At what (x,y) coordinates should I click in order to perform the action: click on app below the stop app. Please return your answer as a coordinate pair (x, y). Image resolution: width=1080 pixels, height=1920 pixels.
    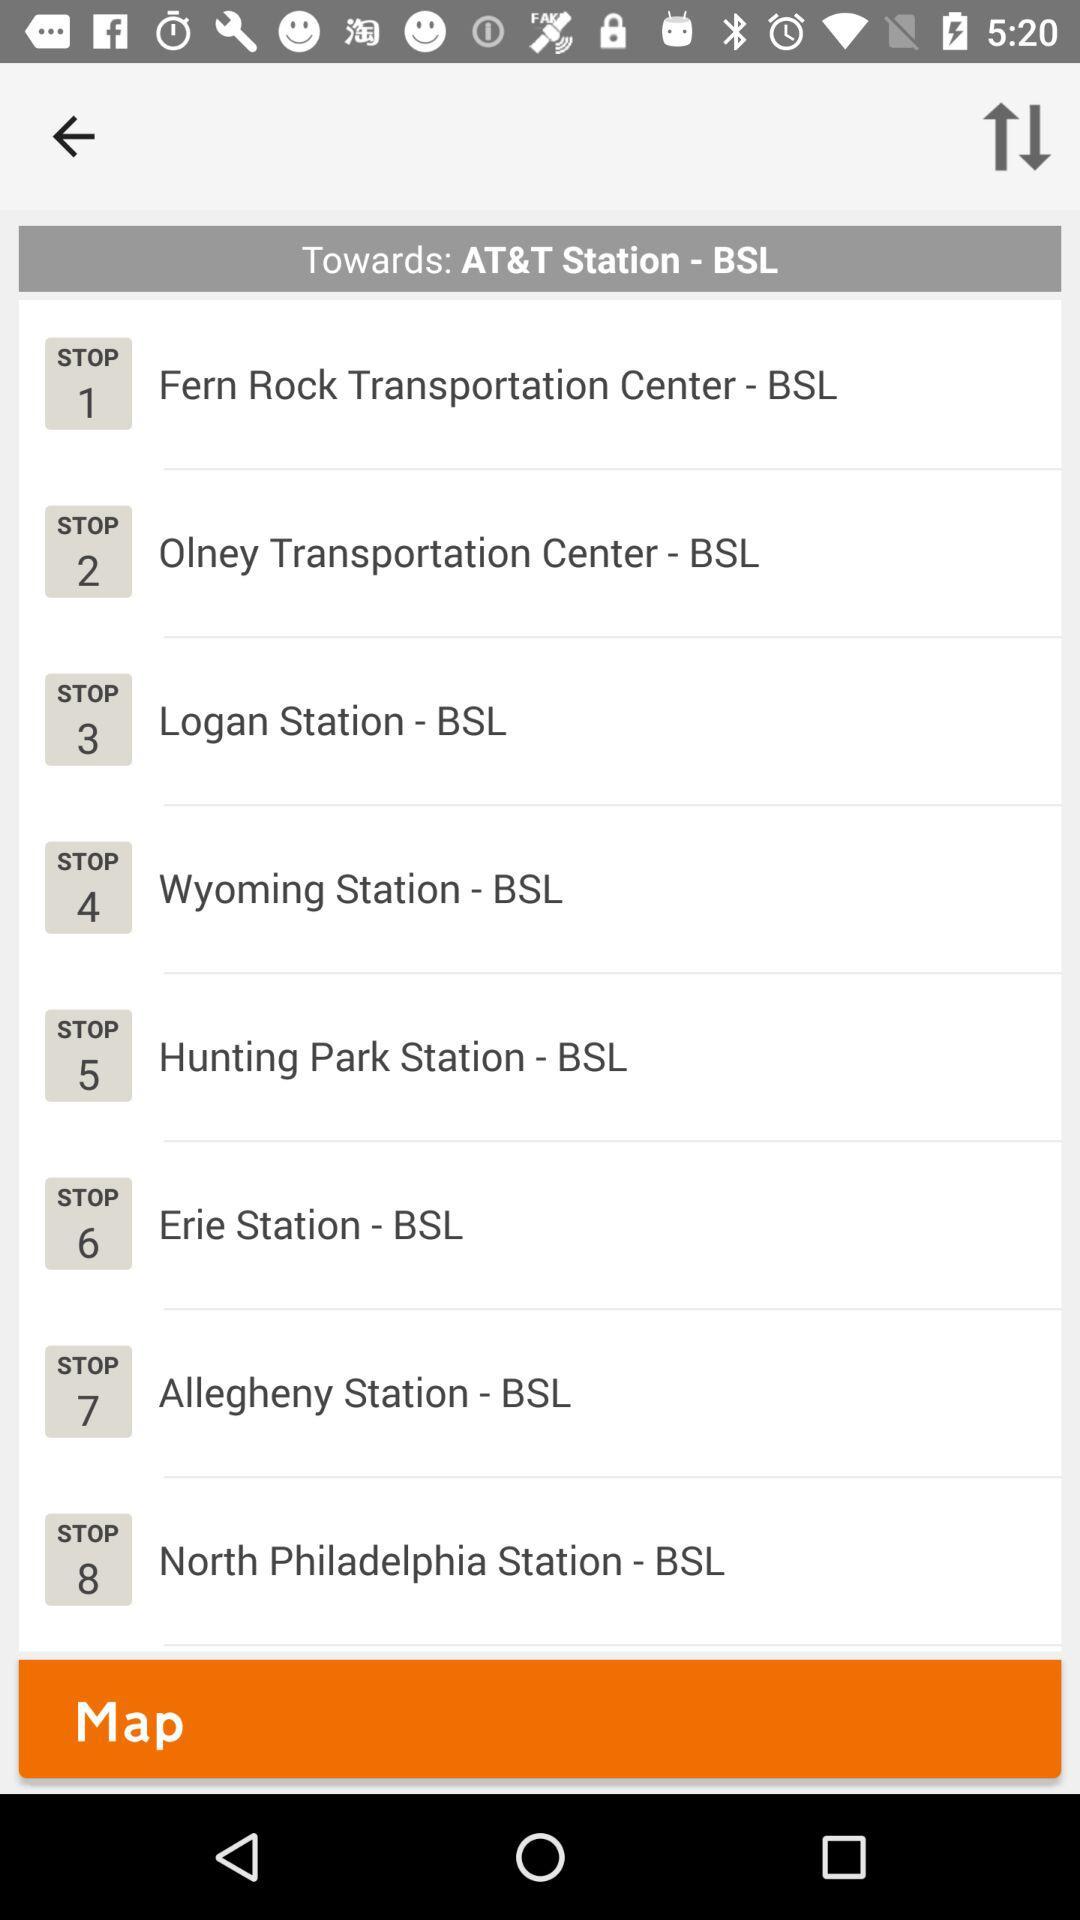
    Looking at the image, I should click on (87, 1408).